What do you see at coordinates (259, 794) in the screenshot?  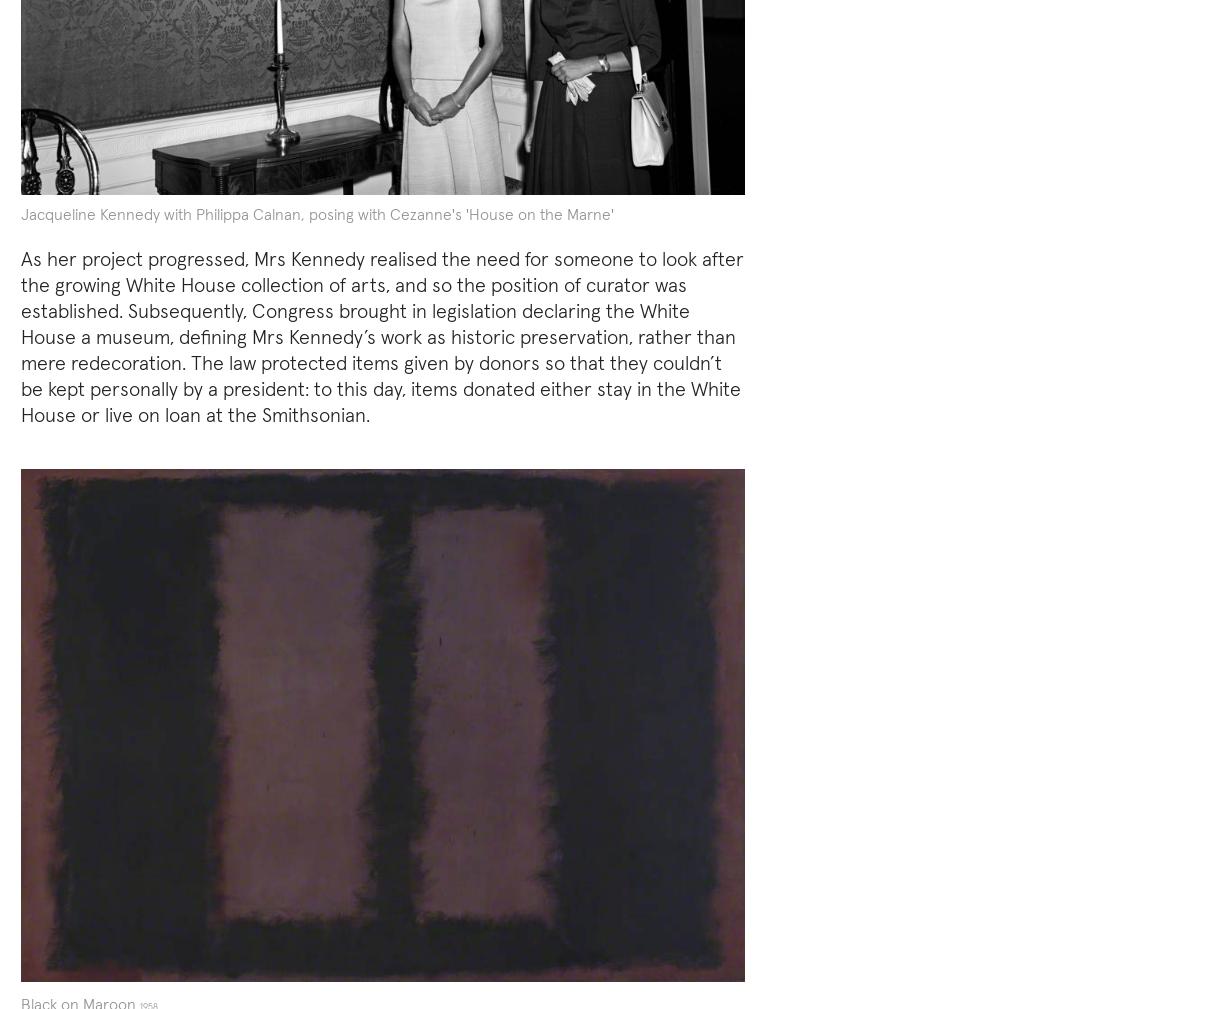 I see `'return the bust'` at bounding box center [259, 794].